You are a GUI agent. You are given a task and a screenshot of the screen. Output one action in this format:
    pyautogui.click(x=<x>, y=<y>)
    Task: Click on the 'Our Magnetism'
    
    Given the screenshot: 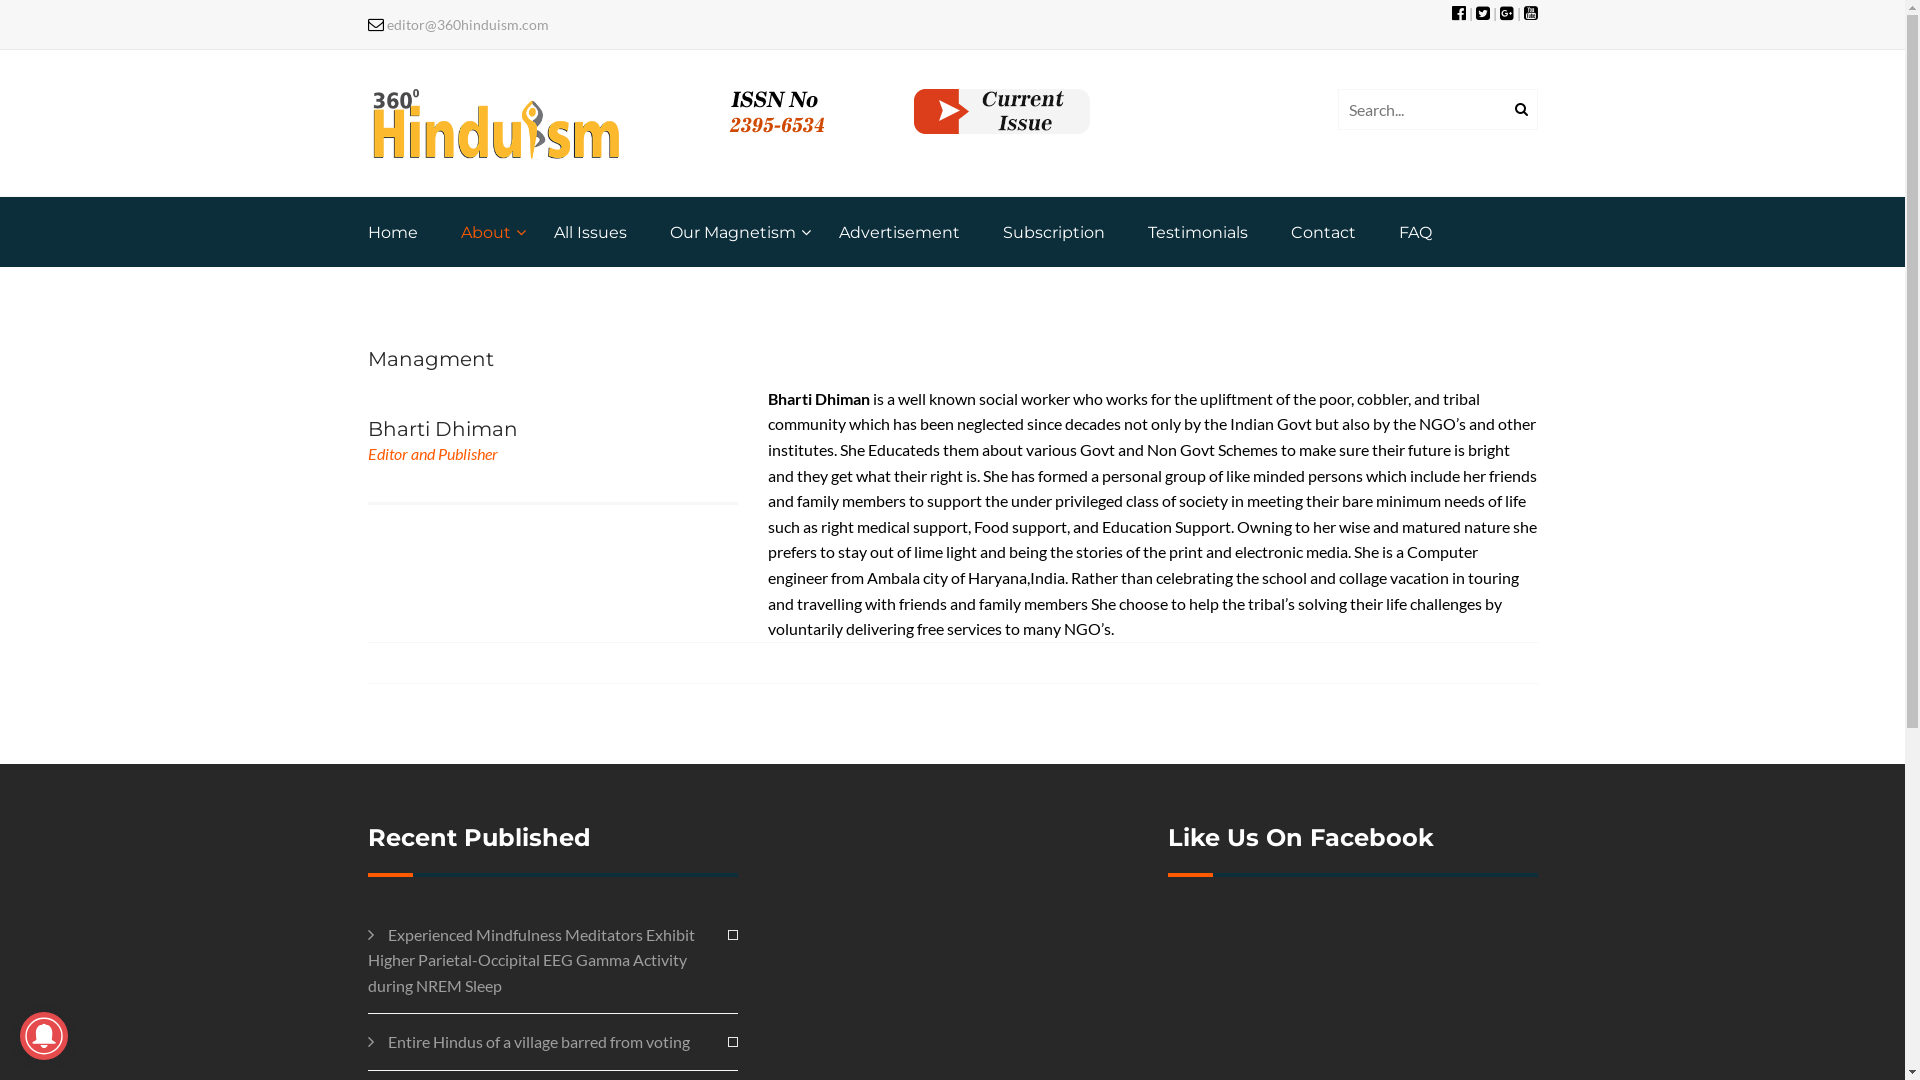 What is the action you would take?
    pyautogui.click(x=670, y=231)
    